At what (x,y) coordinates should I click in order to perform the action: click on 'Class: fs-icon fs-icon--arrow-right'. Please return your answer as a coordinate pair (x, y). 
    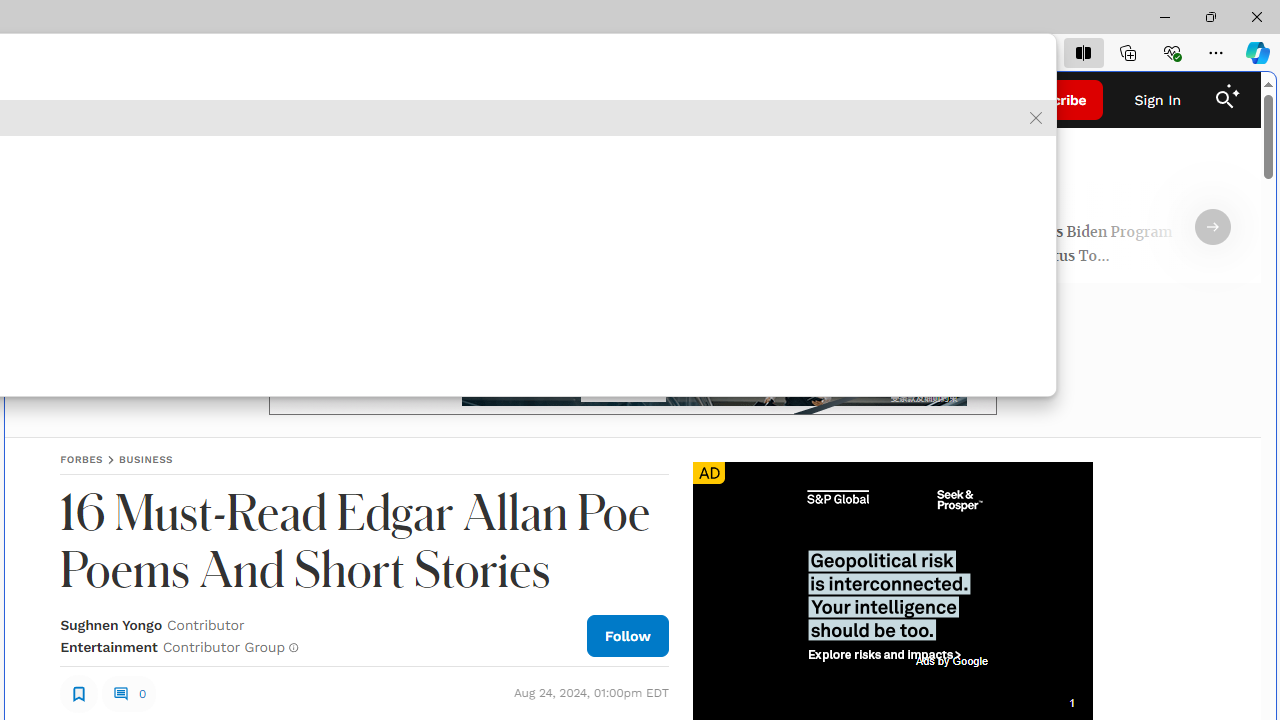
    Looking at the image, I should click on (1211, 226).